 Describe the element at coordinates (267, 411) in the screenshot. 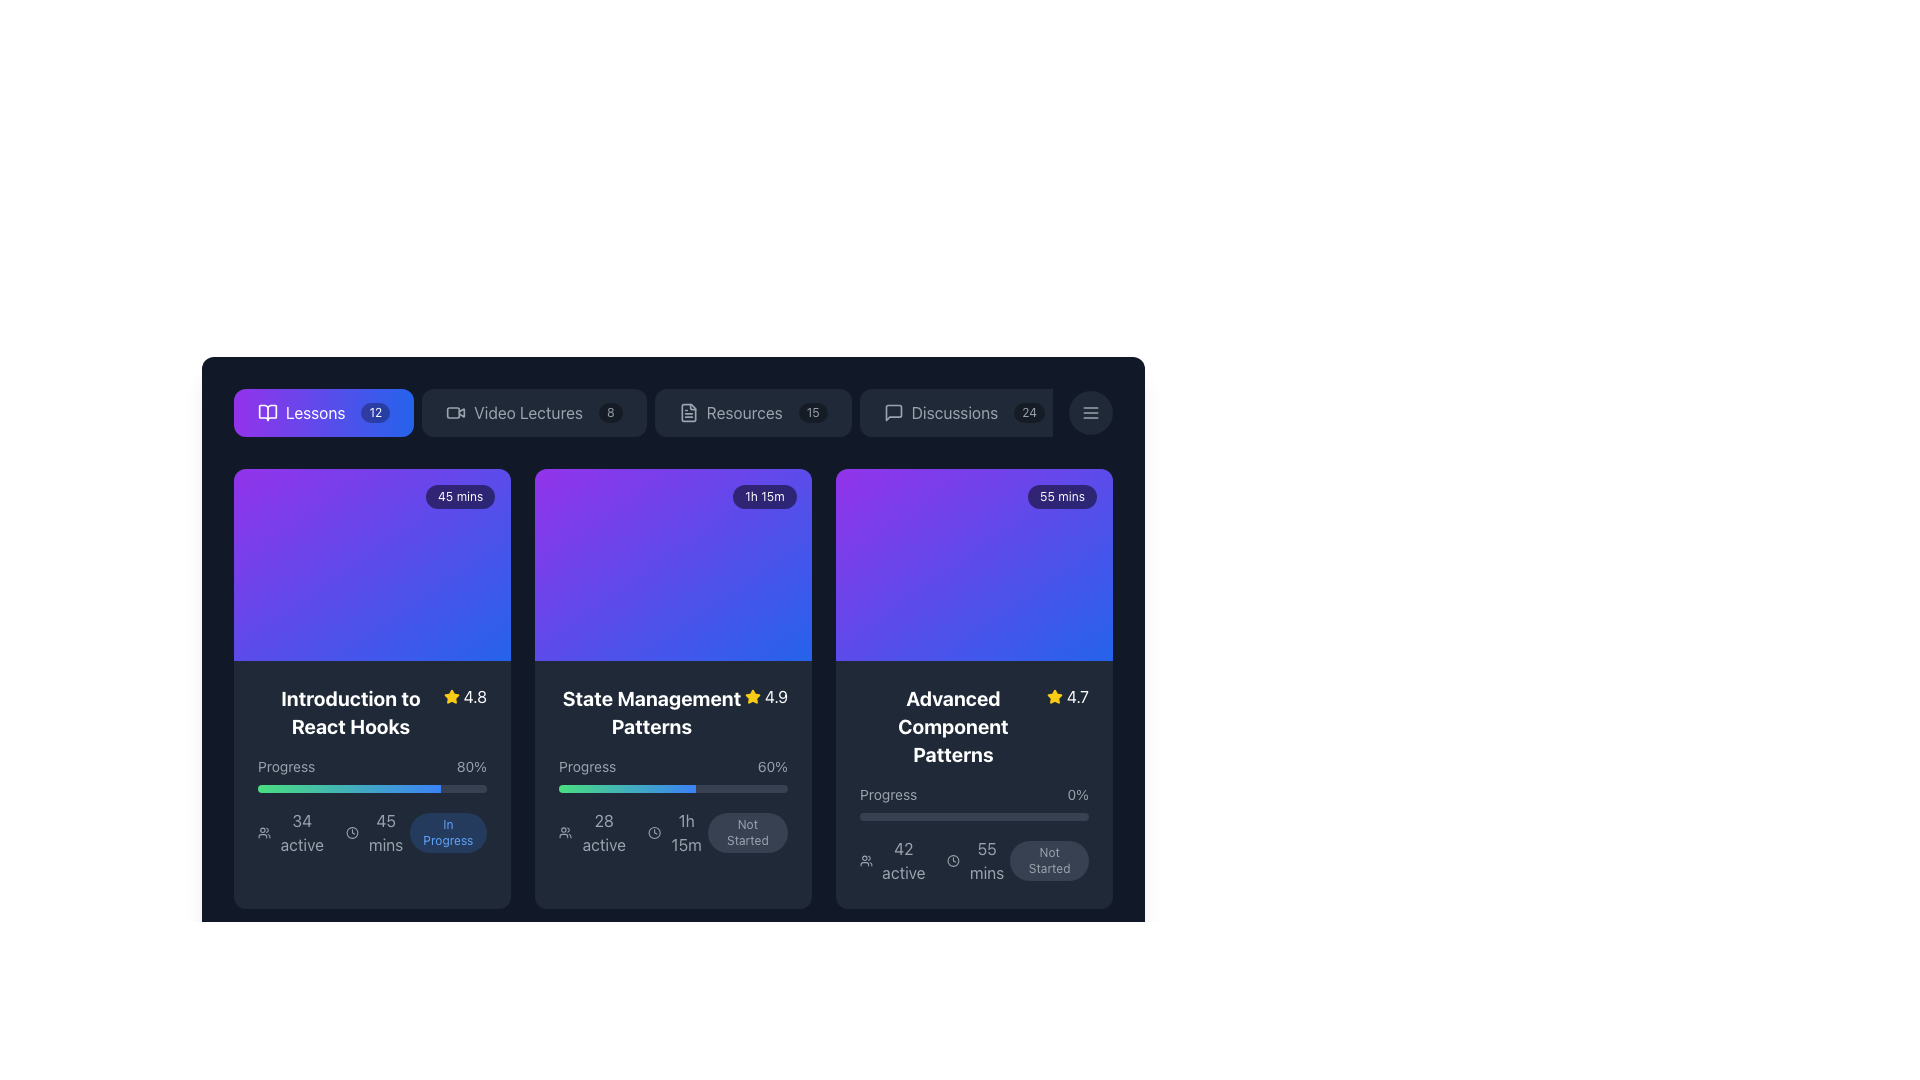

I see `the small open book icon with a thin outline on a purple background, located within the 'Lessons 12' button in the top-left section of the interface` at that location.